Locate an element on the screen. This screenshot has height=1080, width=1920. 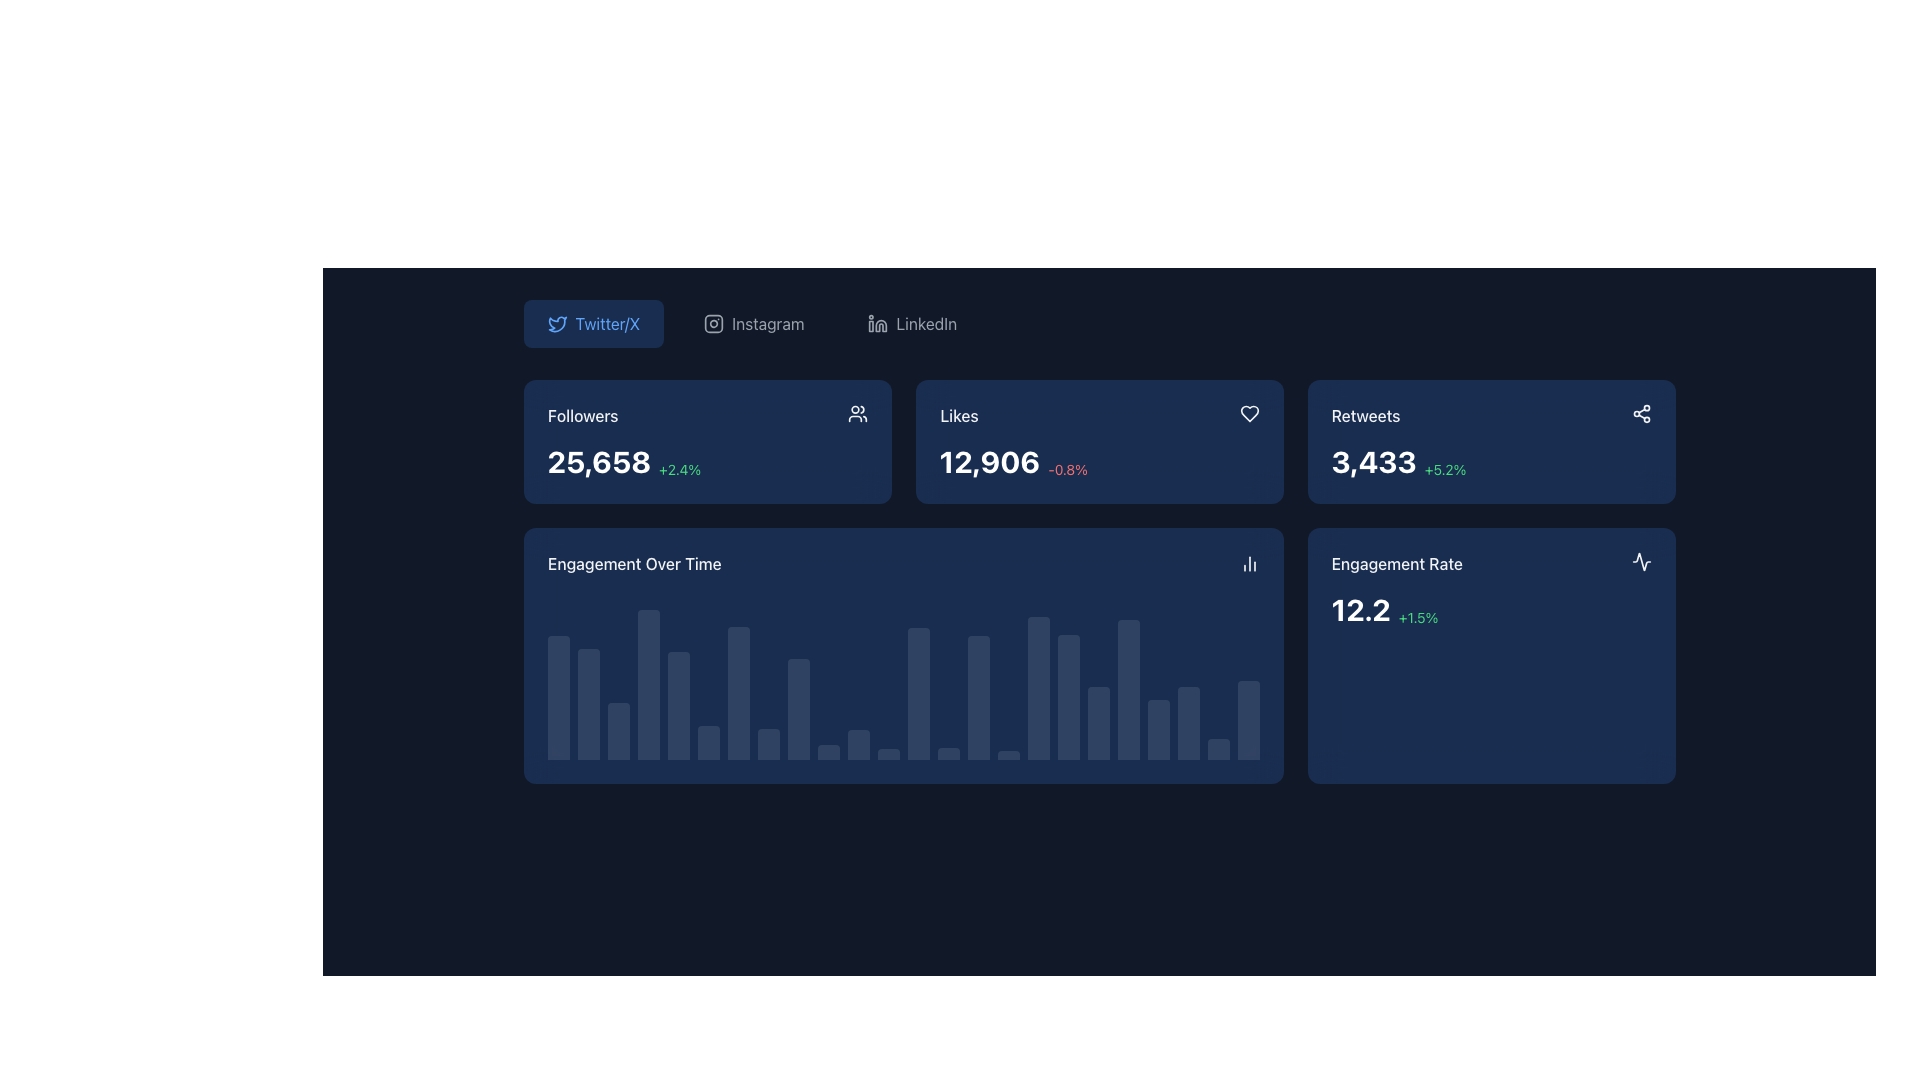
the 'Instagram' button, which is a horizontally-aligned button labeled with the text 'Instagram' and an icon resembling a camera, located at the top-right of other buttons is located at coordinates (753, 323).